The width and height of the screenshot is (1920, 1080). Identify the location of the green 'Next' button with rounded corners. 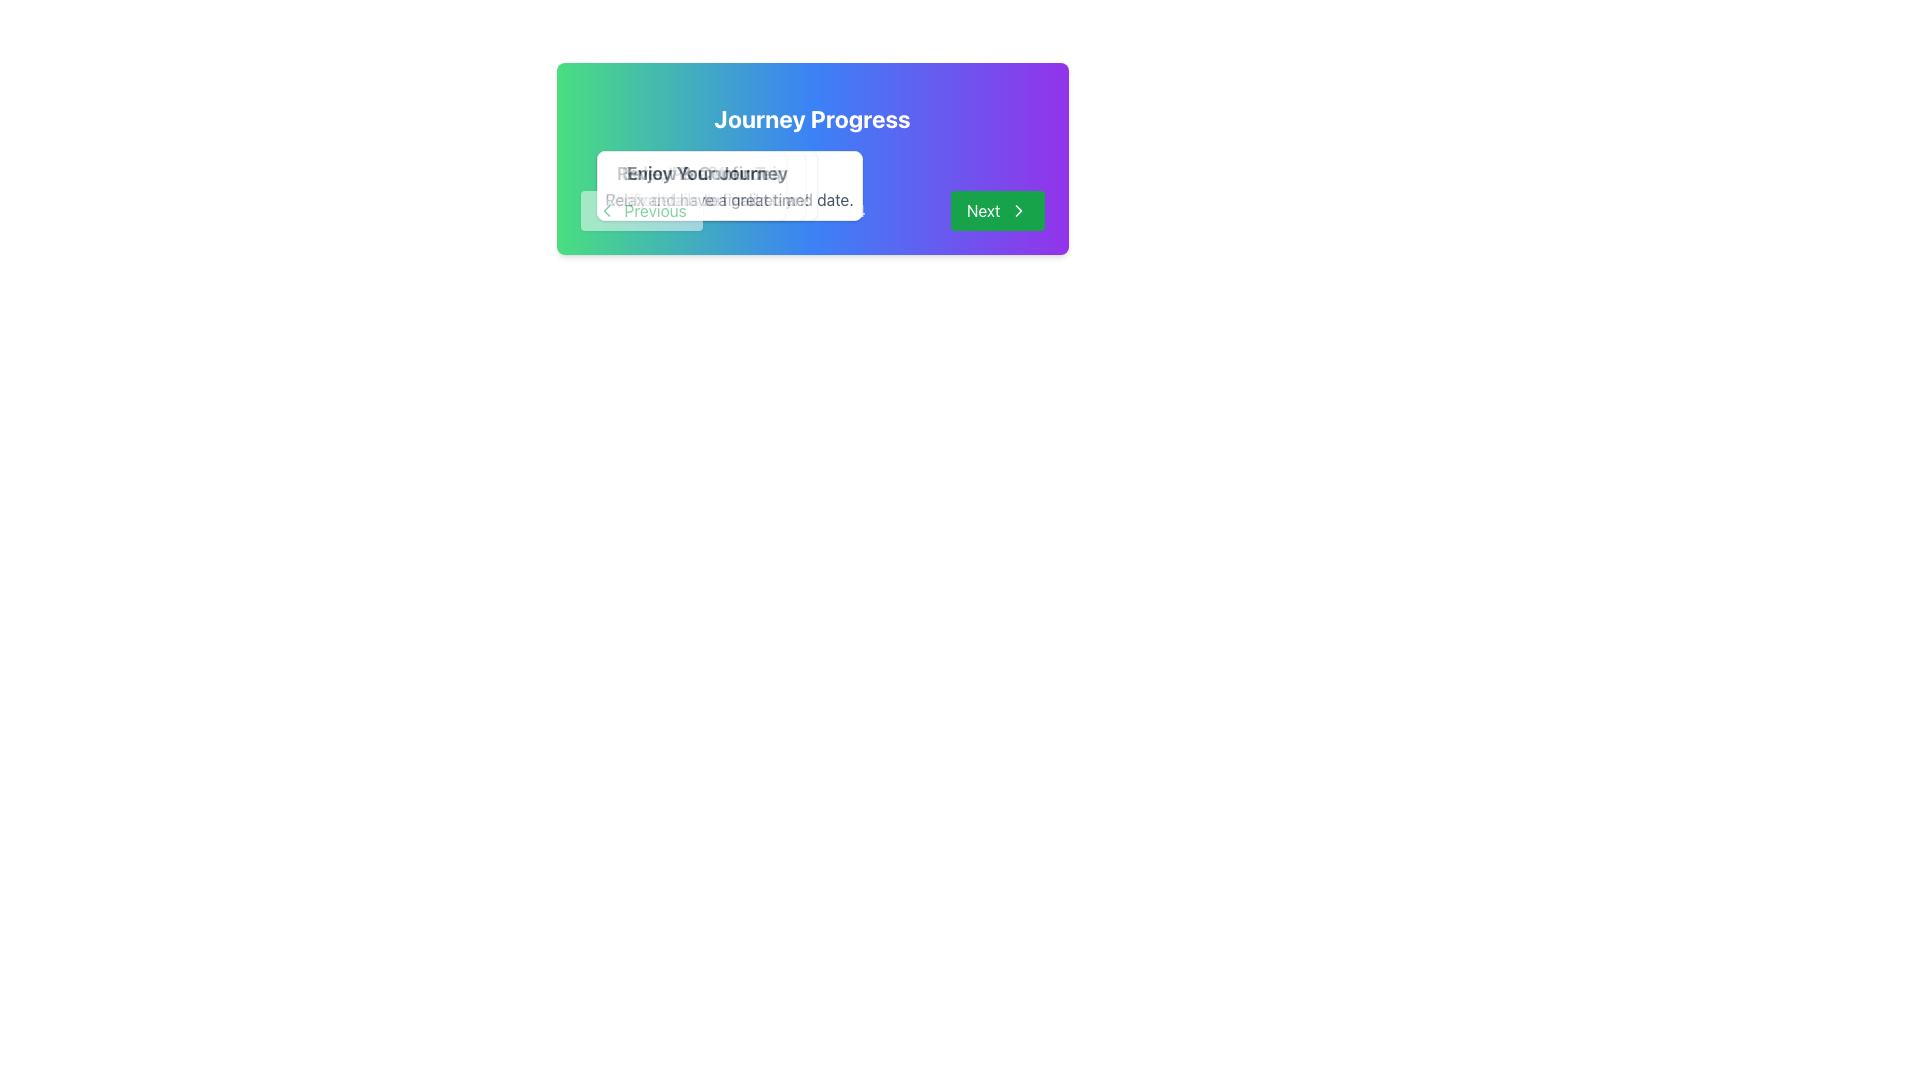
(997, 211).